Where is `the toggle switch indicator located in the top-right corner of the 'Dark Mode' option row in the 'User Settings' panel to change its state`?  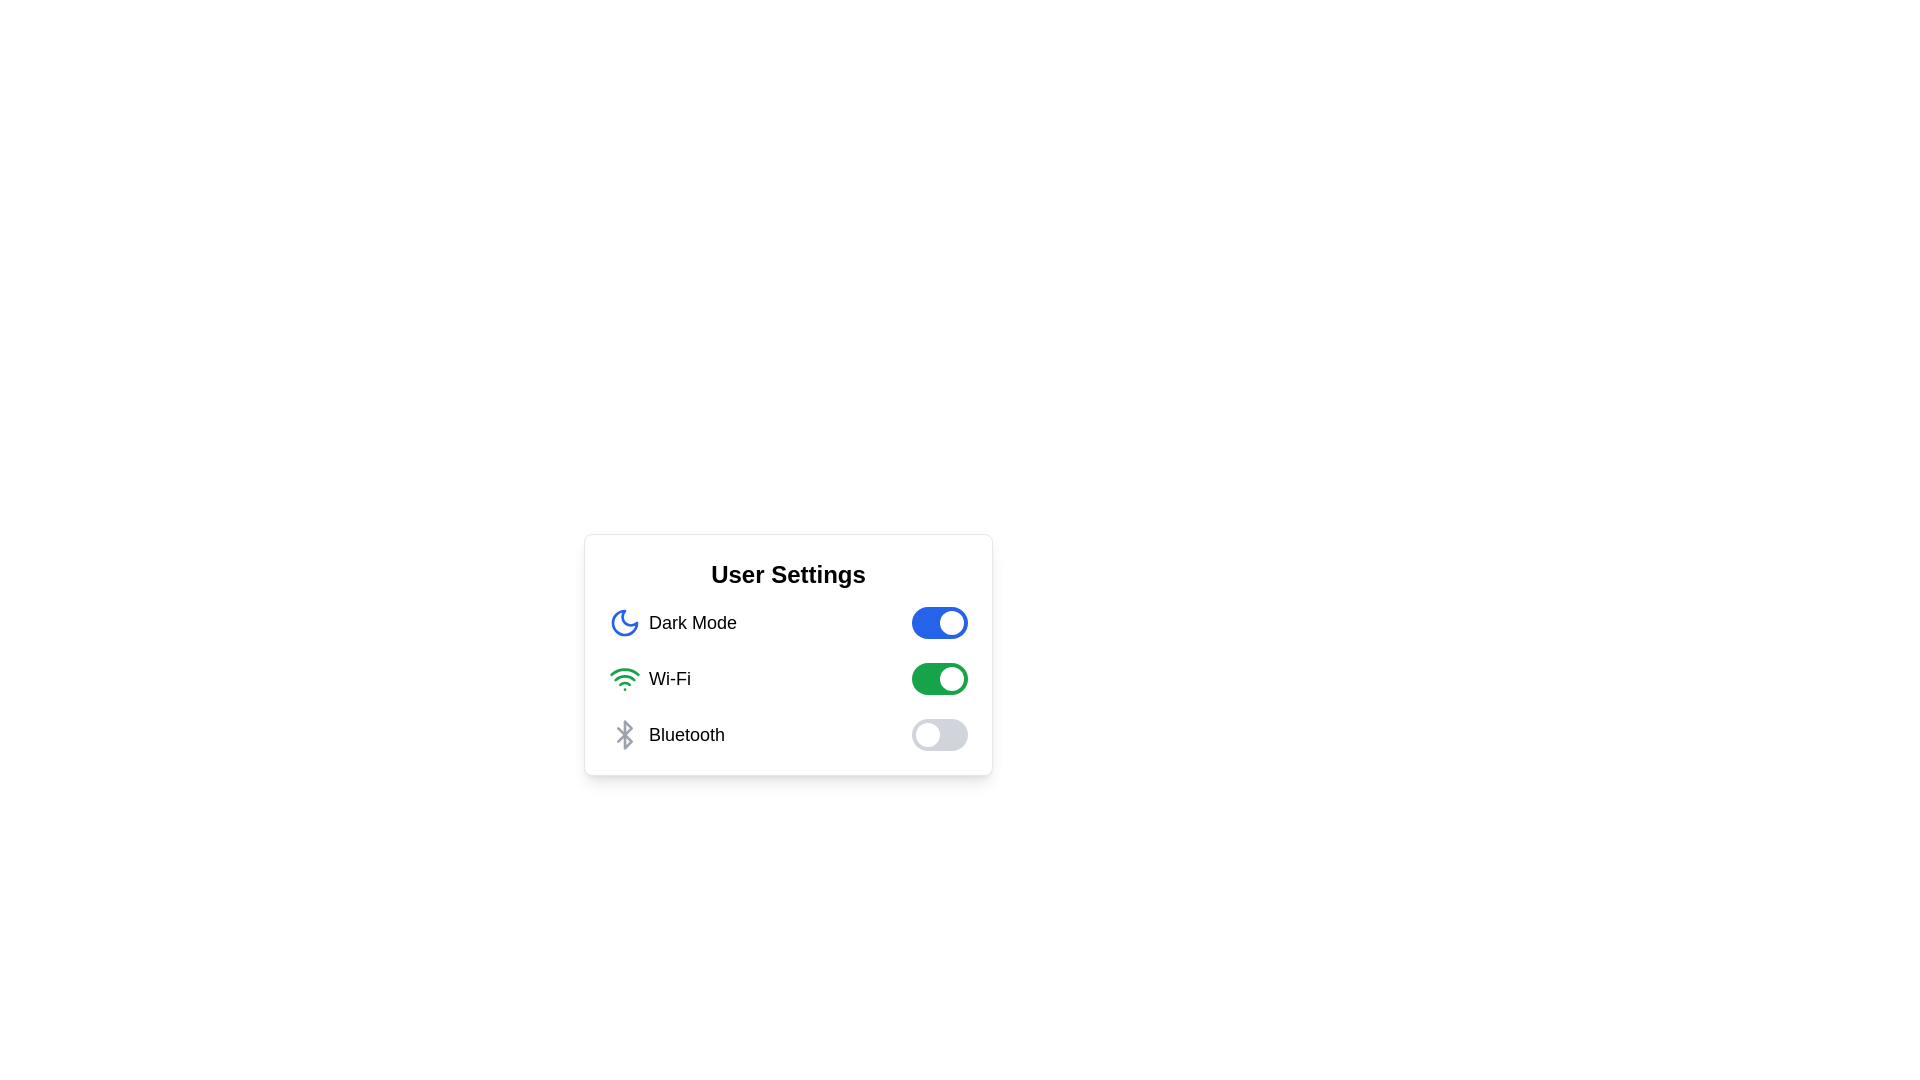
the toggle switch indicator located in the top-right corner of the 'Dark Mode' option row in the 'User Settings' panel to change its state is located at coordinates (950, 622).